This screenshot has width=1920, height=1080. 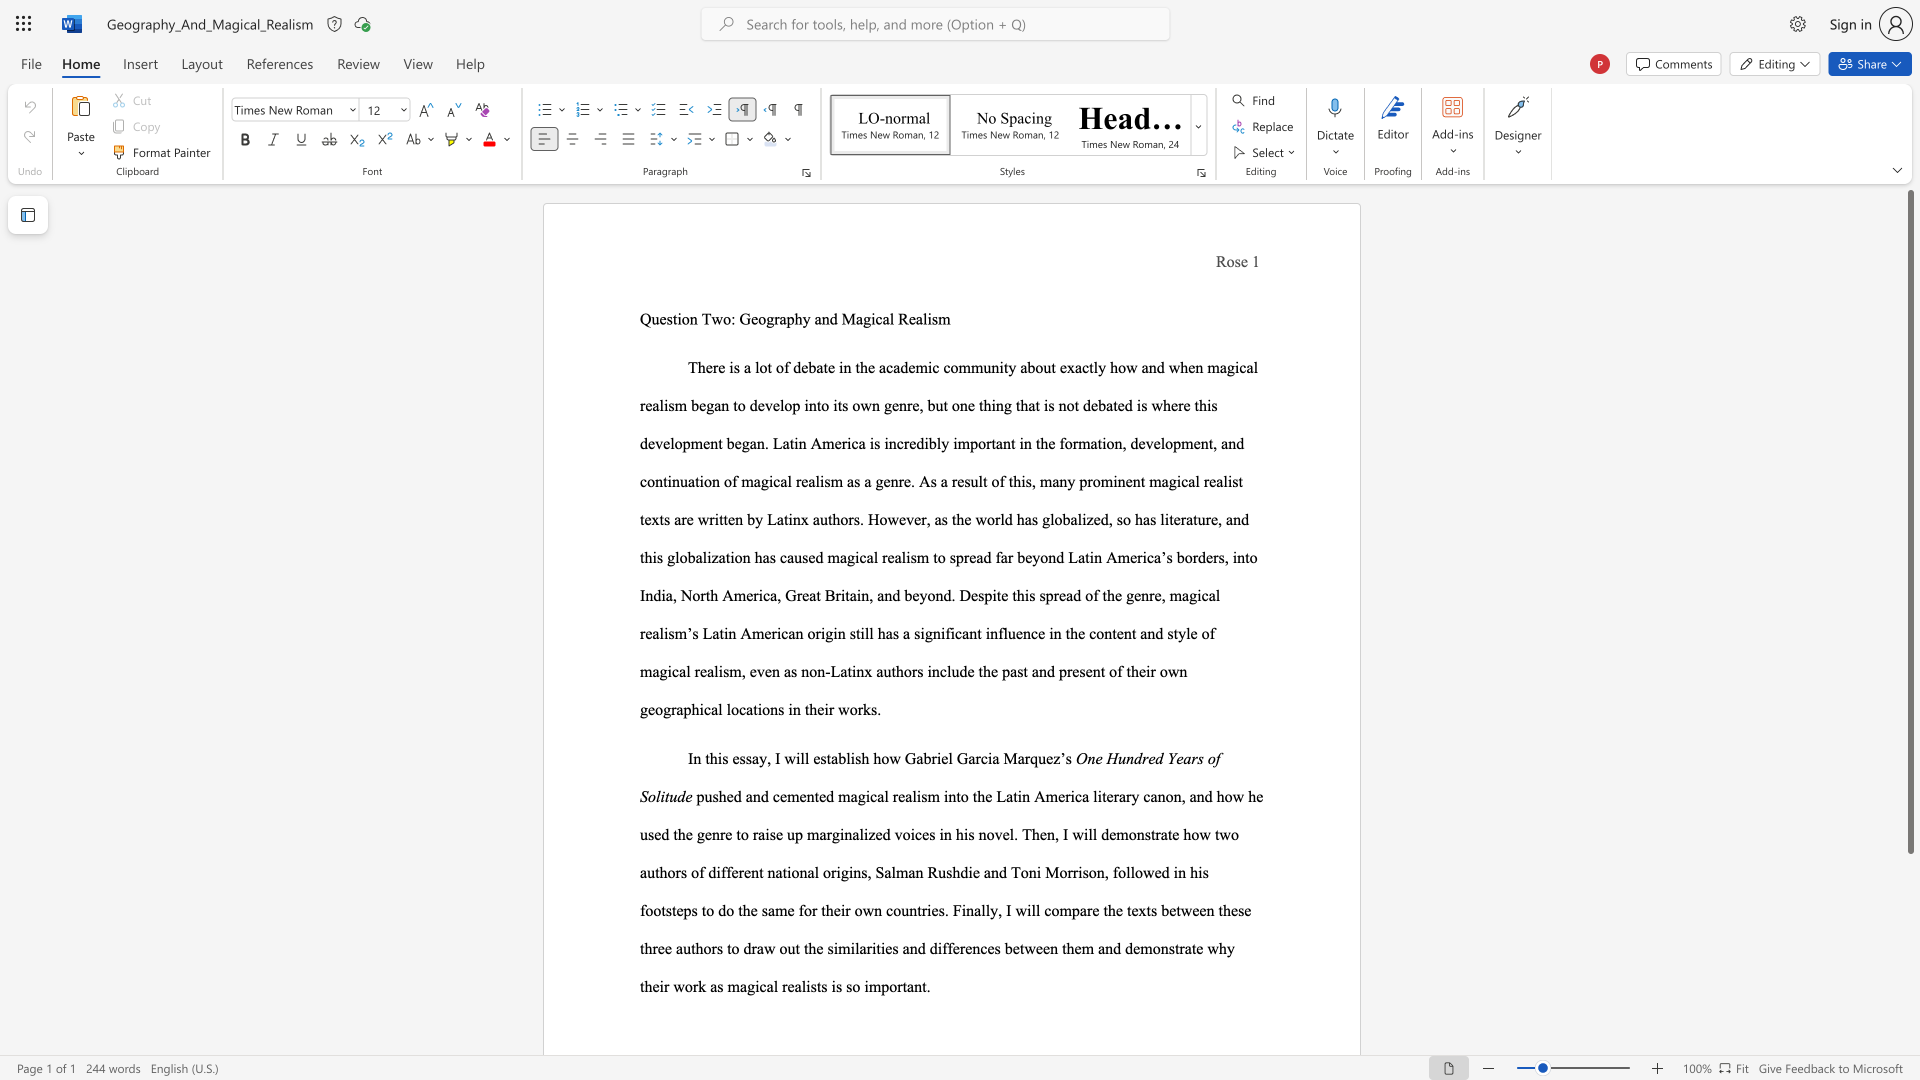 I want to click on the scrollbar to move the page downward, so click(x=1909, y=968).